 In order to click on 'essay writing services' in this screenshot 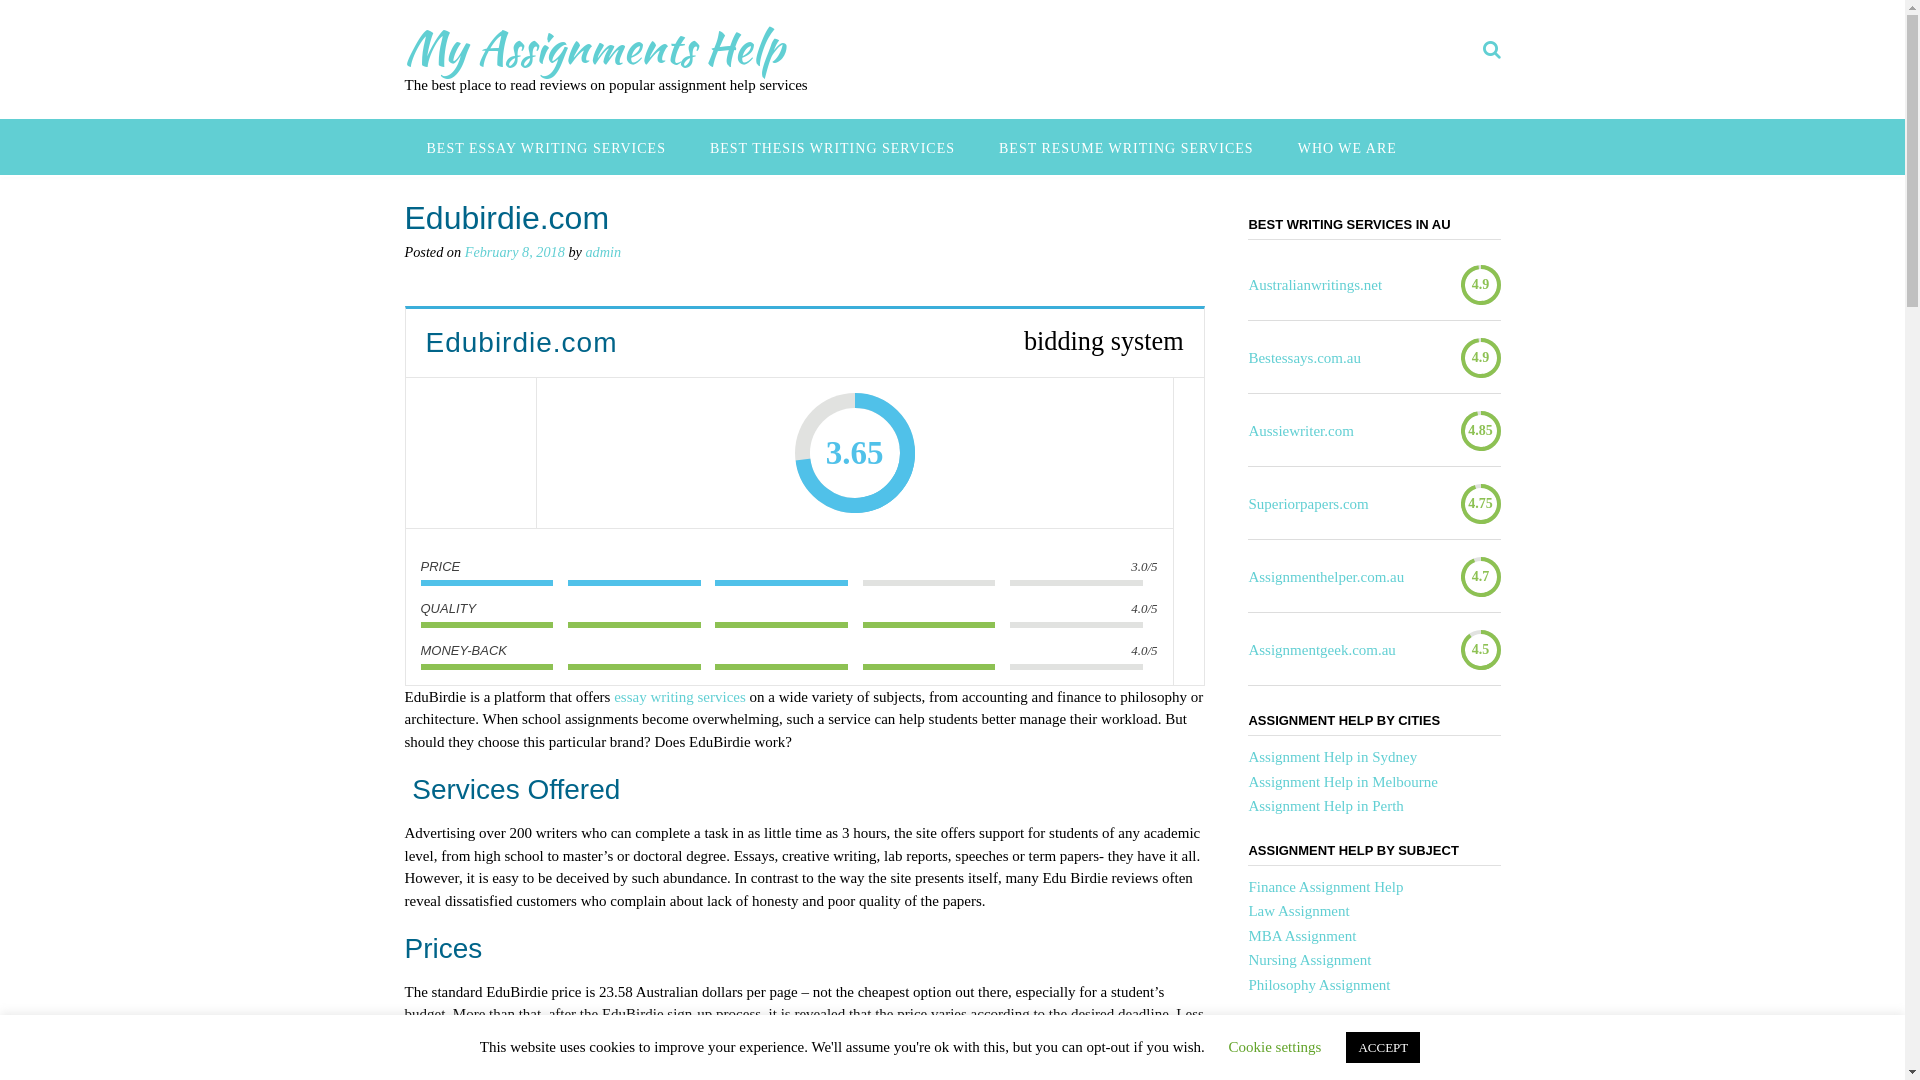, I will do `click(680, 696)`.